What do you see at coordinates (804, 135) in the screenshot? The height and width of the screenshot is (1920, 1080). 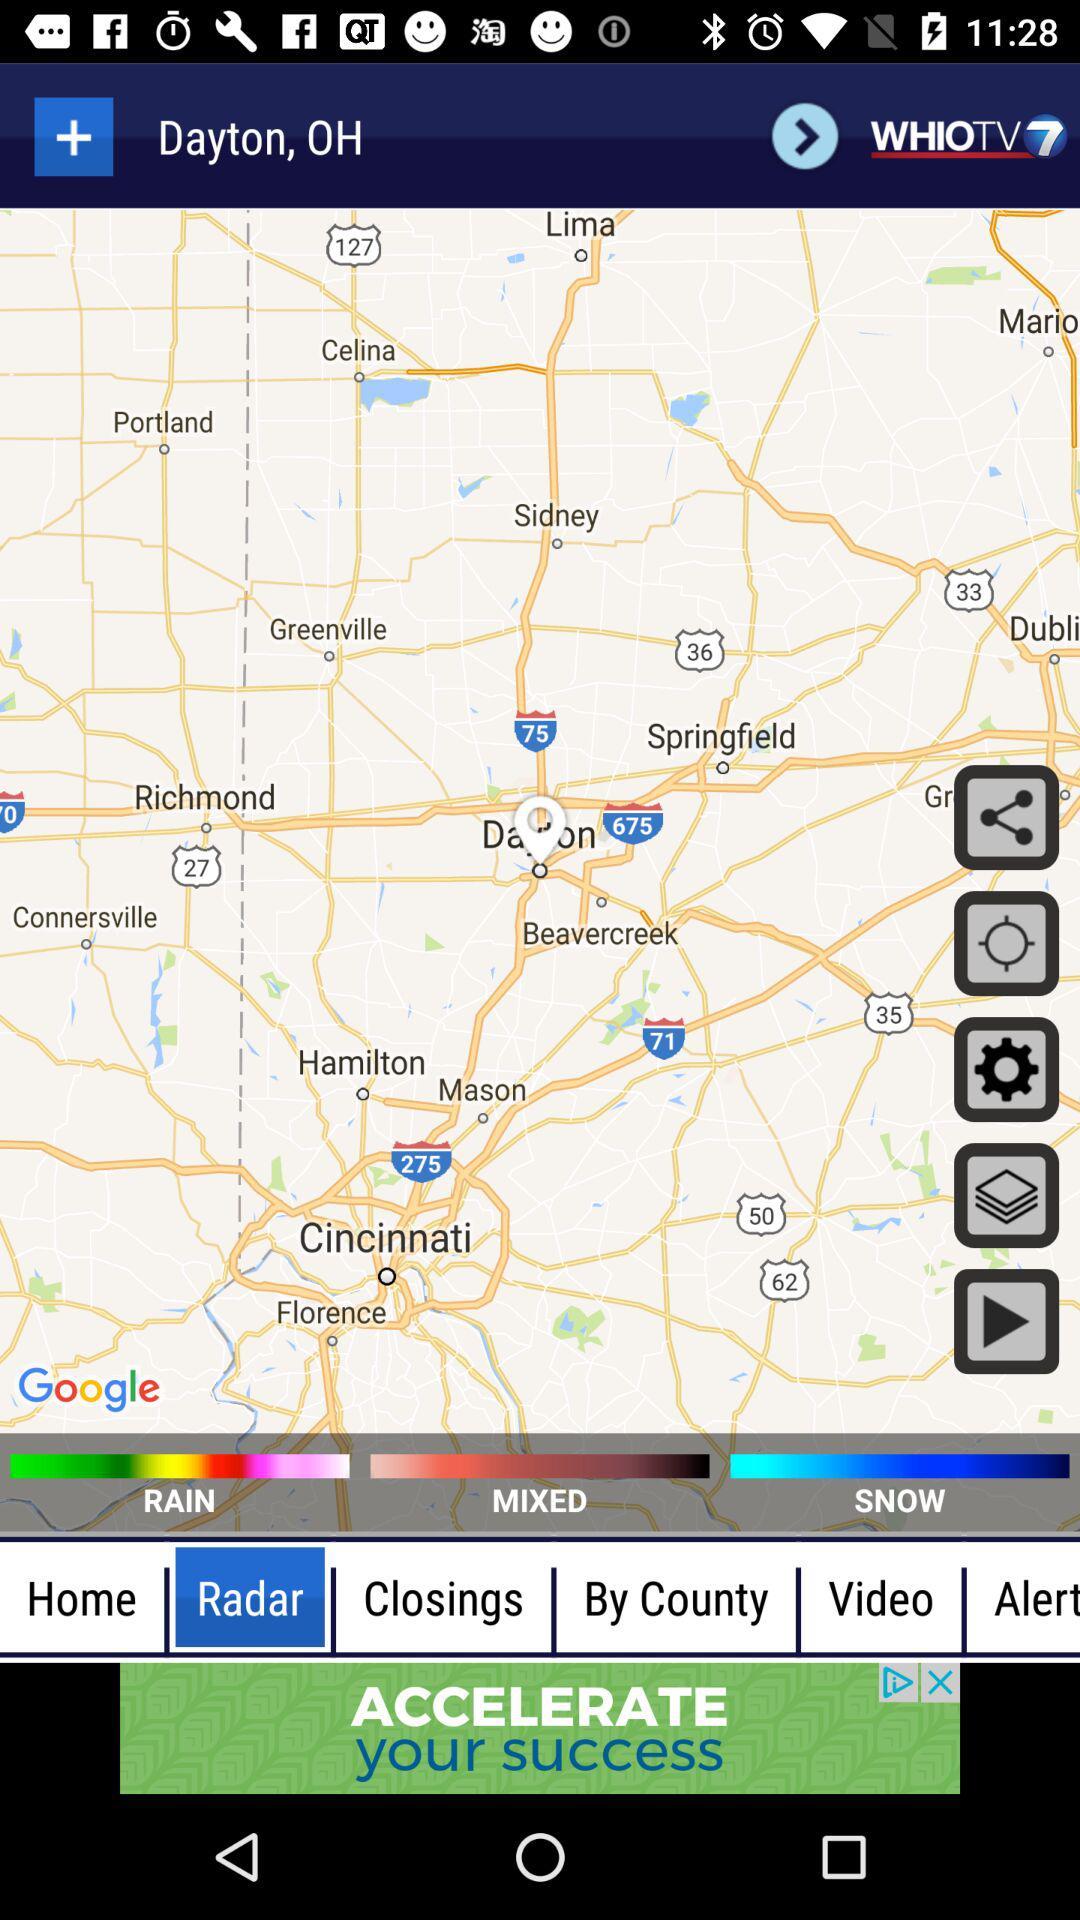 I see `the arrow_forward icon` at bounding box center [804, 135].